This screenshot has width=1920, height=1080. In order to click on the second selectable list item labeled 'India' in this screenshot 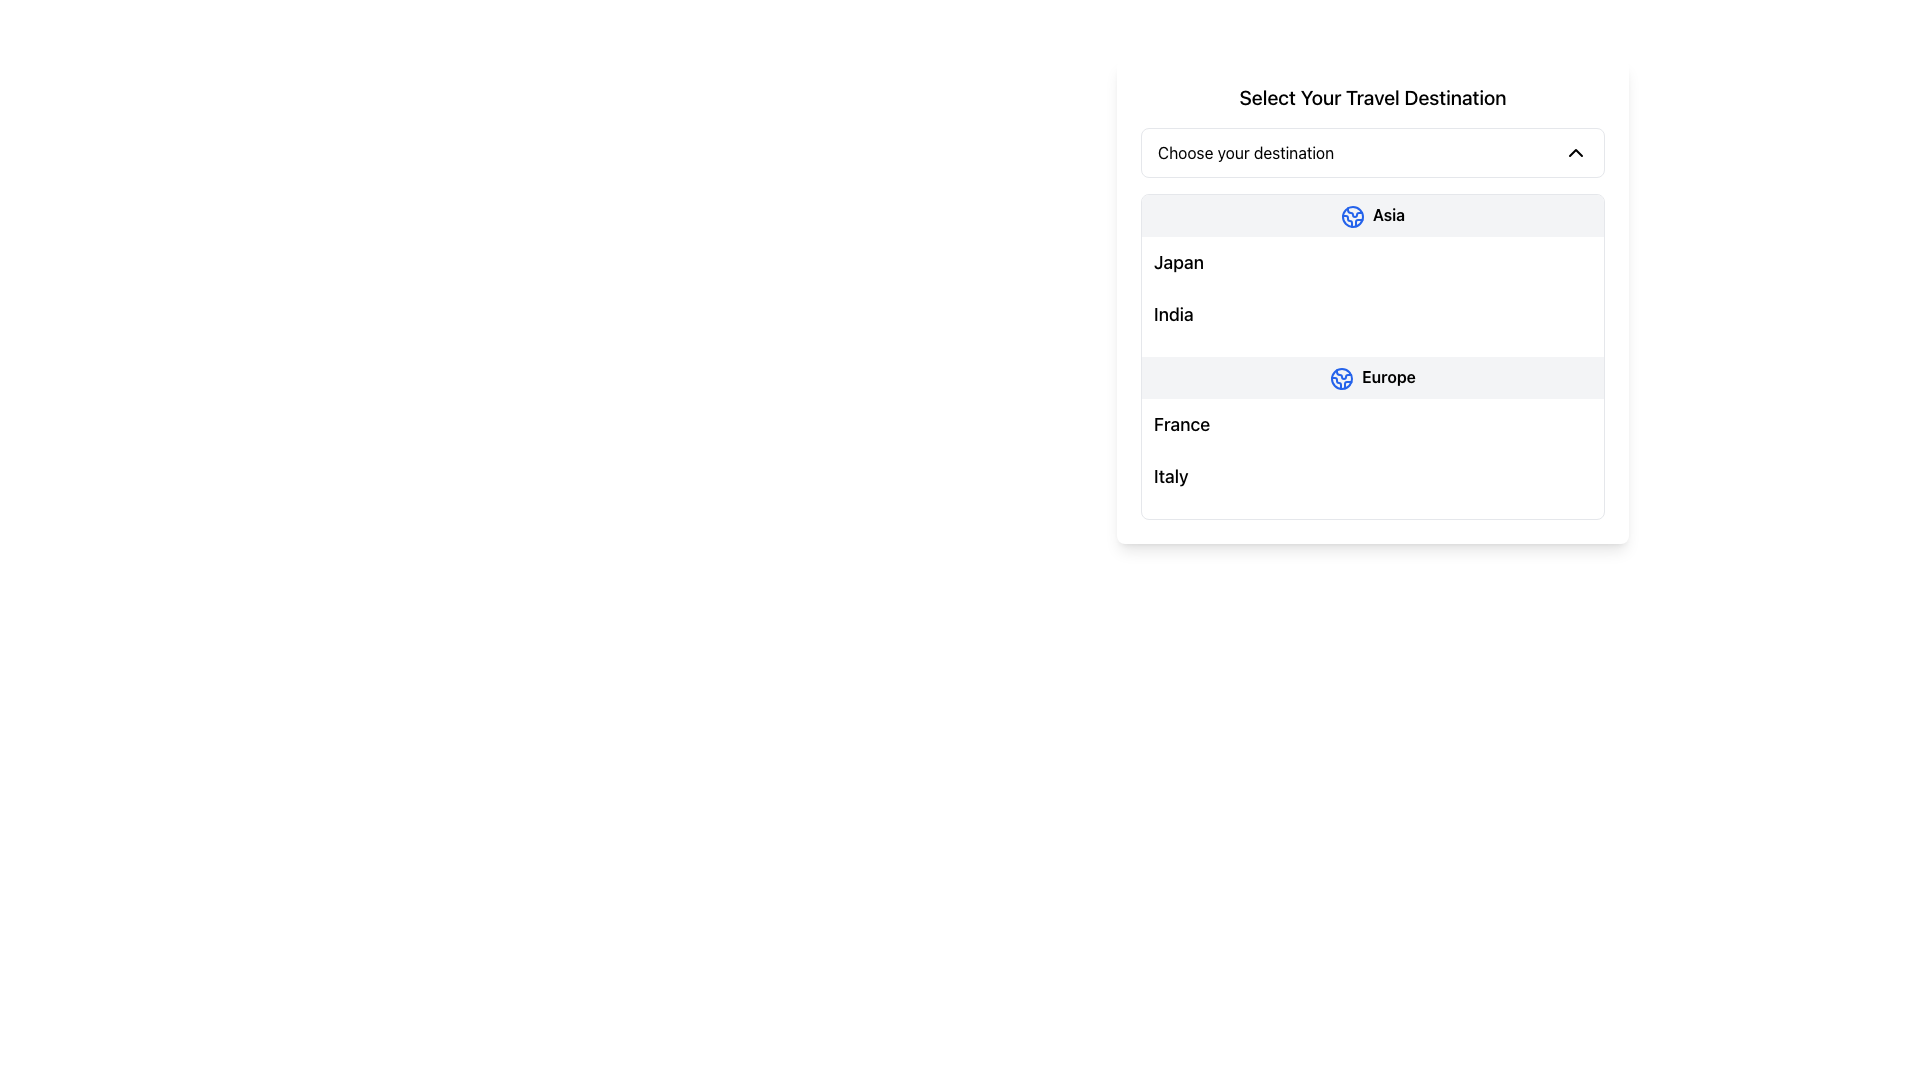, I will do `click(1371, 313)`.